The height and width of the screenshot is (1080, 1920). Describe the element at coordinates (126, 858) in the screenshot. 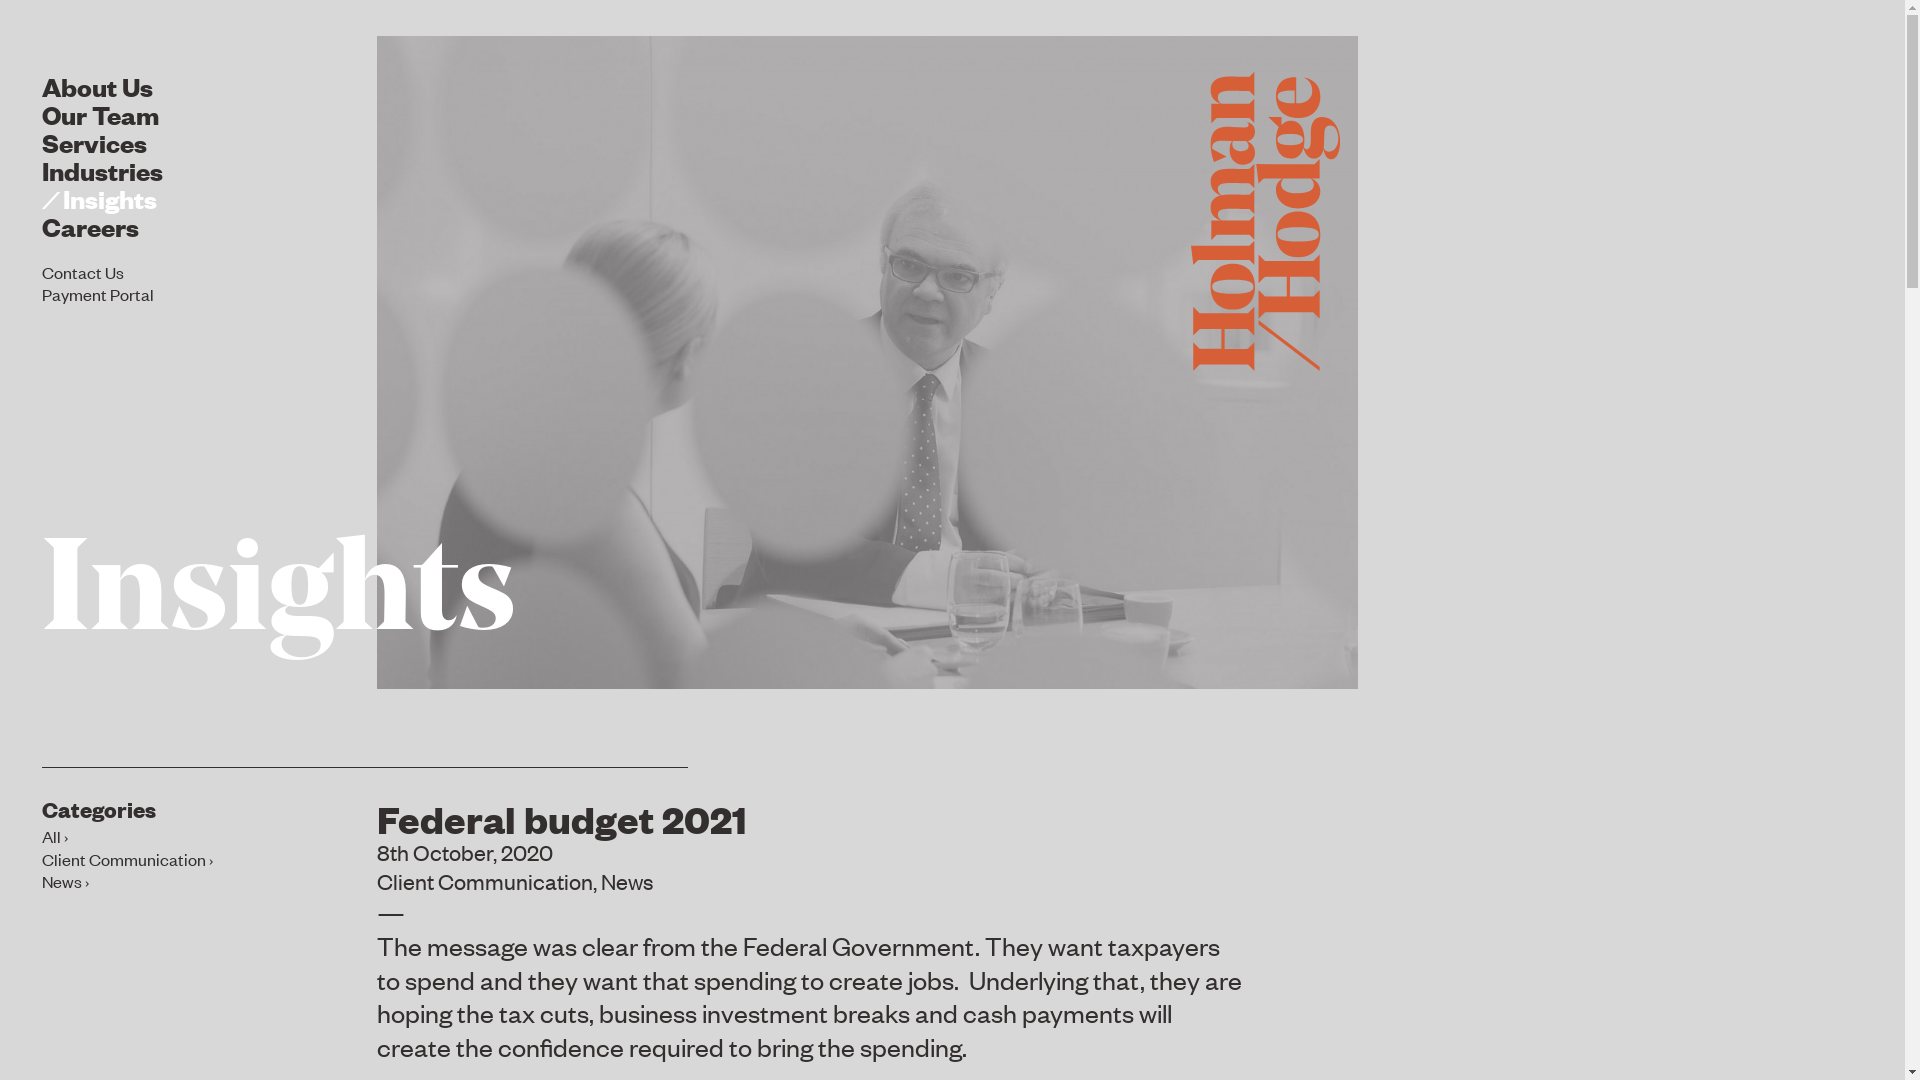

I see `'Client Communication'` at that location.